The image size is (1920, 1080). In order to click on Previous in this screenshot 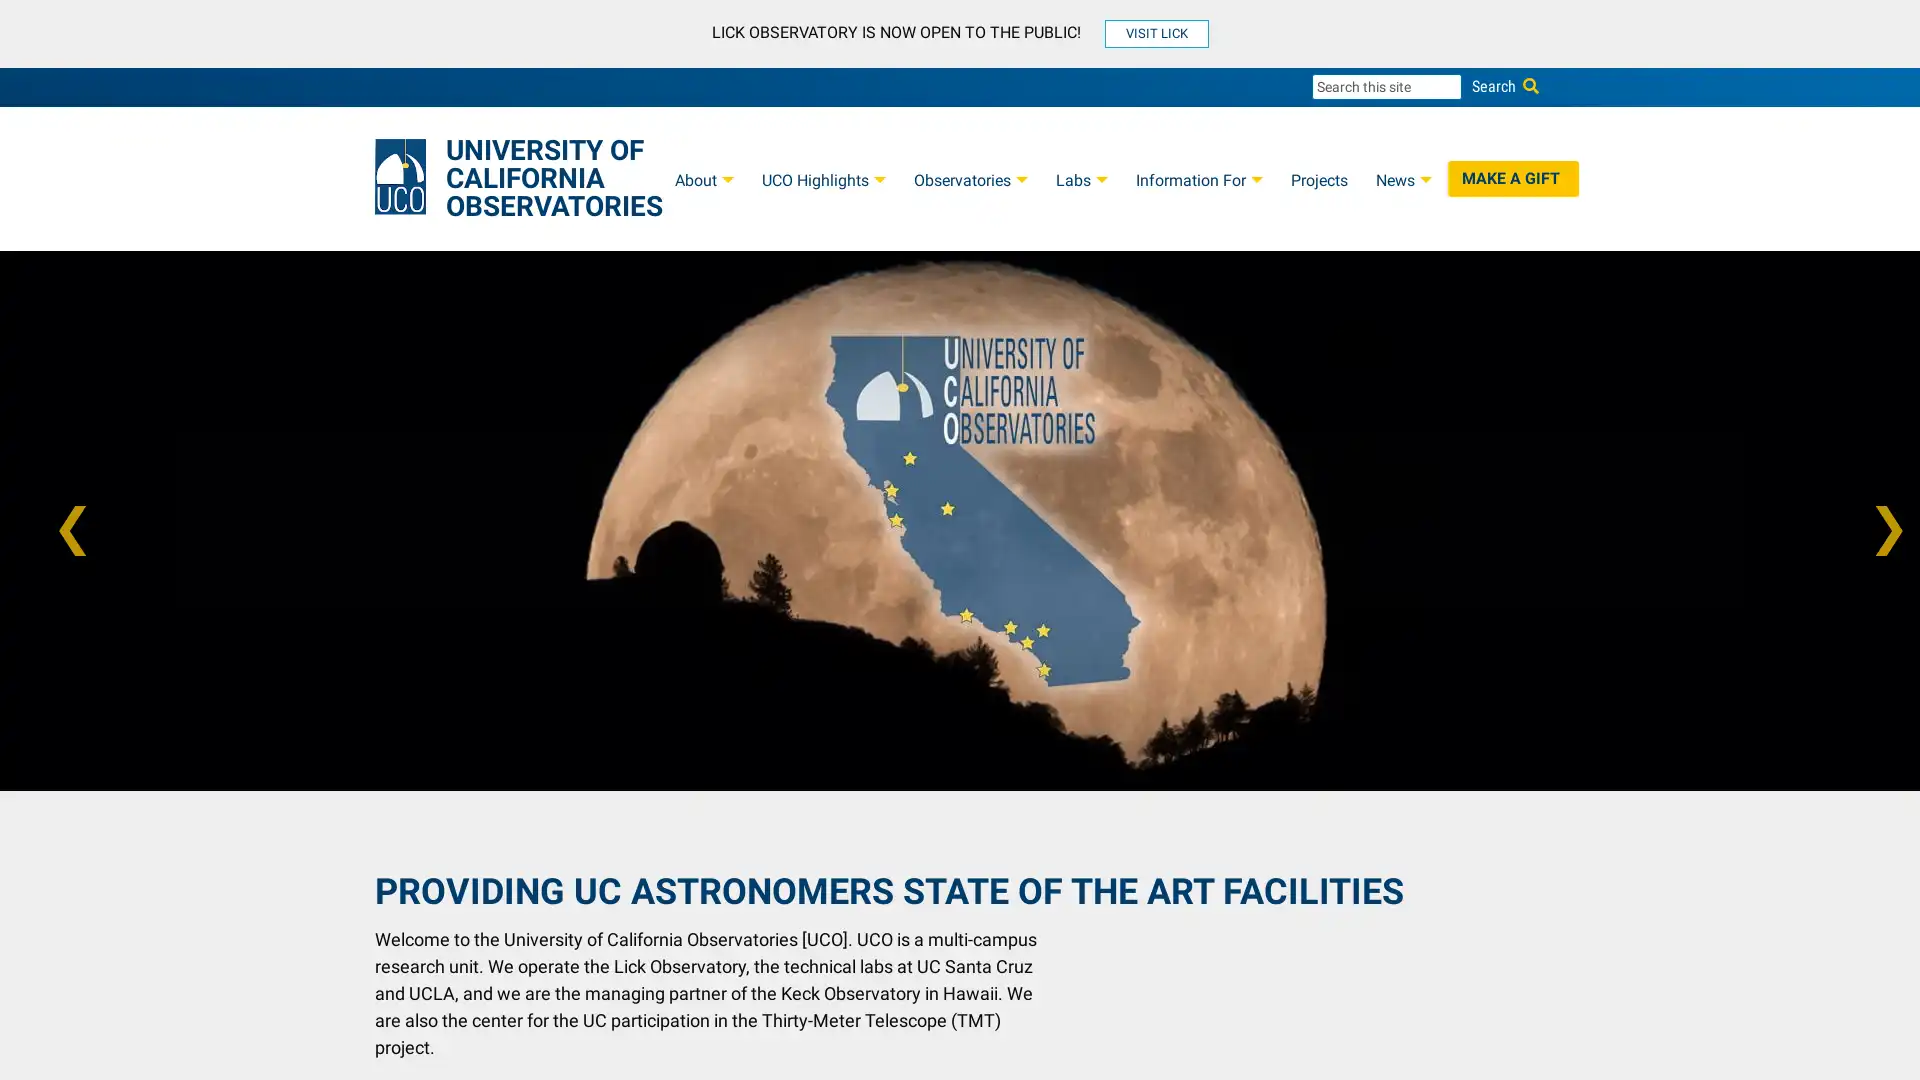, I will do `click(52, 519)`.